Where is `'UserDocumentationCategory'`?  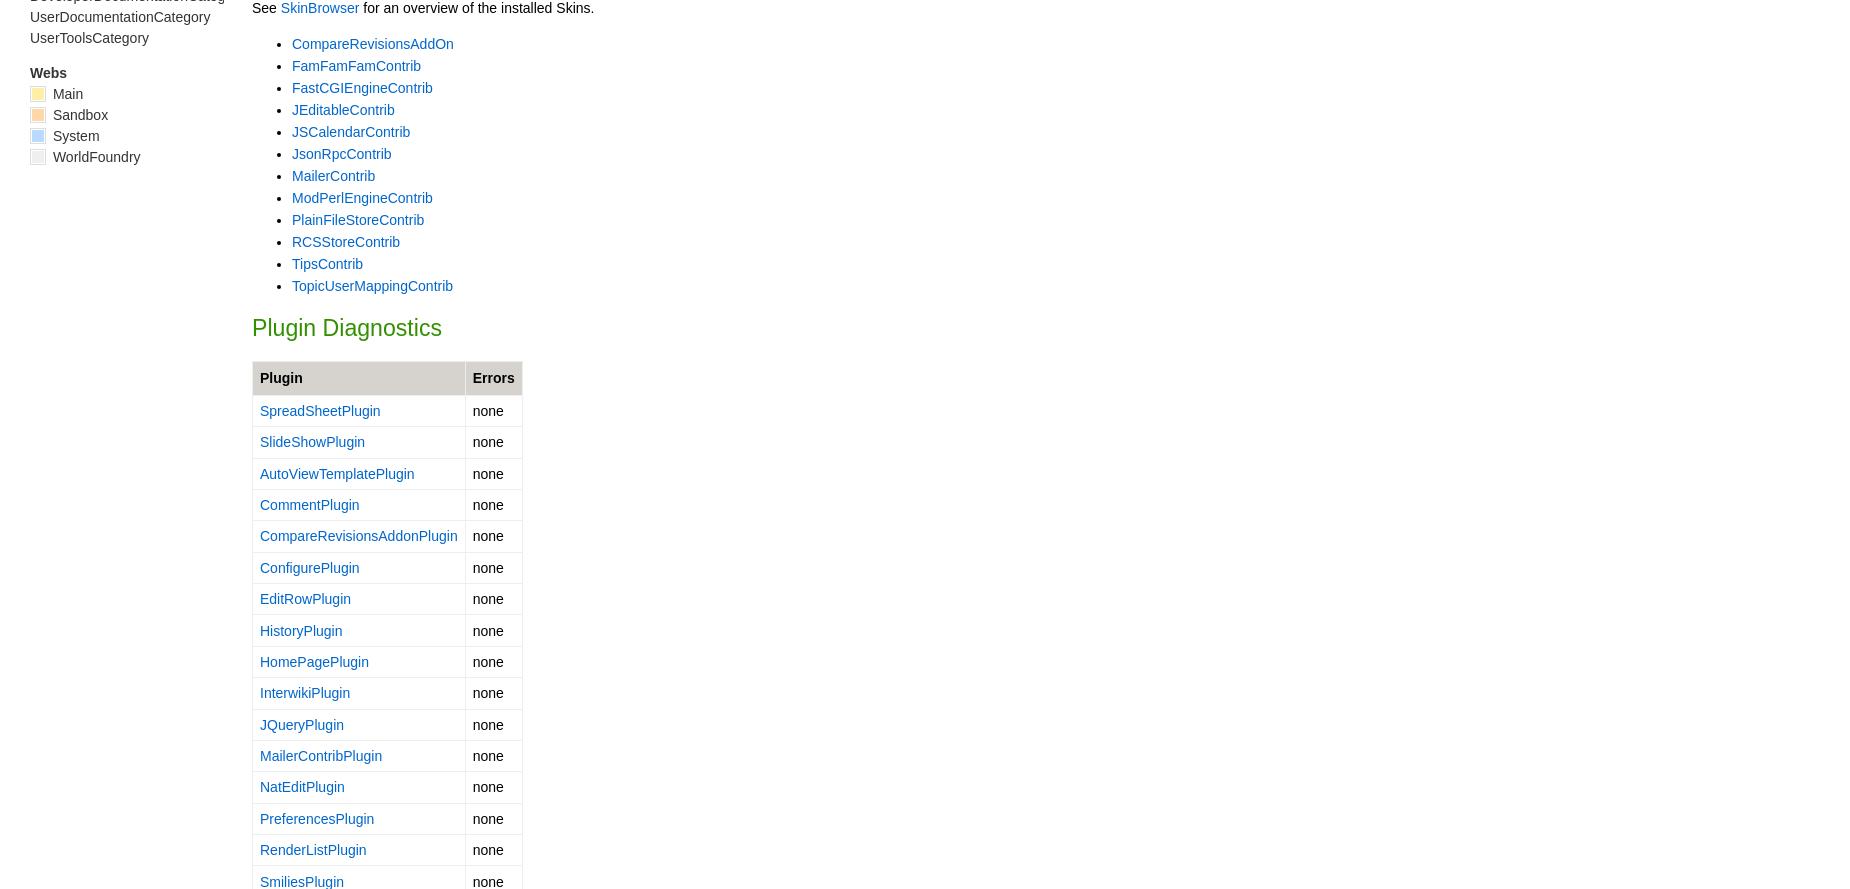
'UserDocumentationCategory' is located at coordinates (119, 16).